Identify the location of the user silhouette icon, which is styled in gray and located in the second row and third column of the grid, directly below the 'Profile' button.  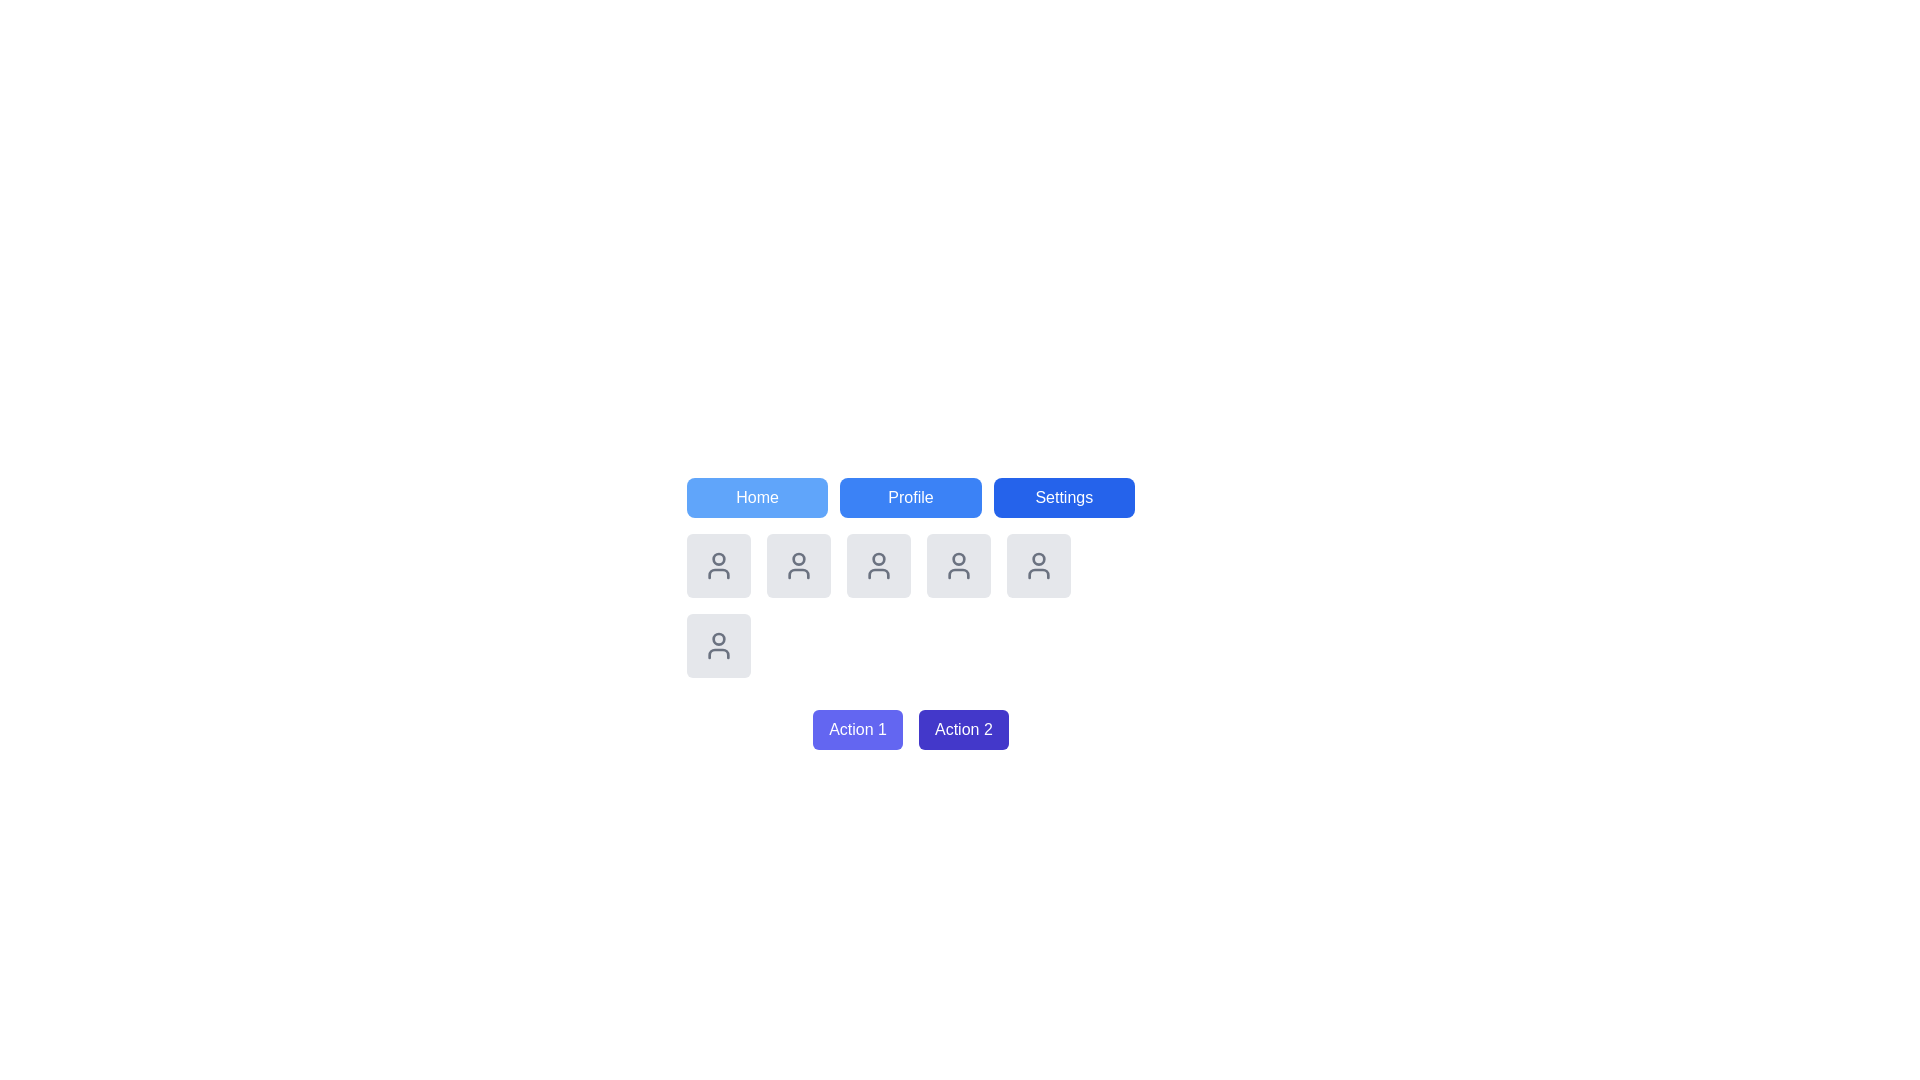
(958, 566).